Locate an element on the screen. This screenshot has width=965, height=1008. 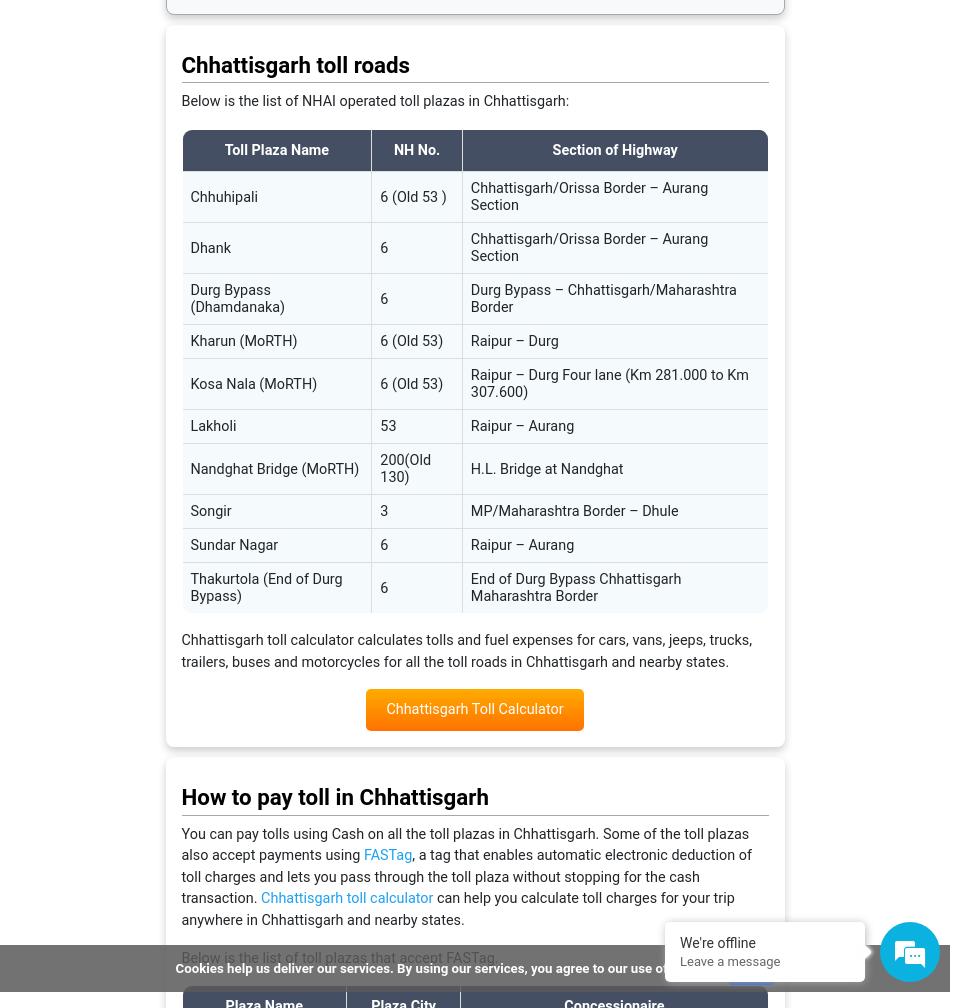
'Chhattisgarh toll calculator calculates tolls and fuel expenses for cars, vans, jeeps, trucks, trailers, buses and motorcycles for all the toll roads in Chhattisgarh and nearby states.' is located at coordinates (465, 650).